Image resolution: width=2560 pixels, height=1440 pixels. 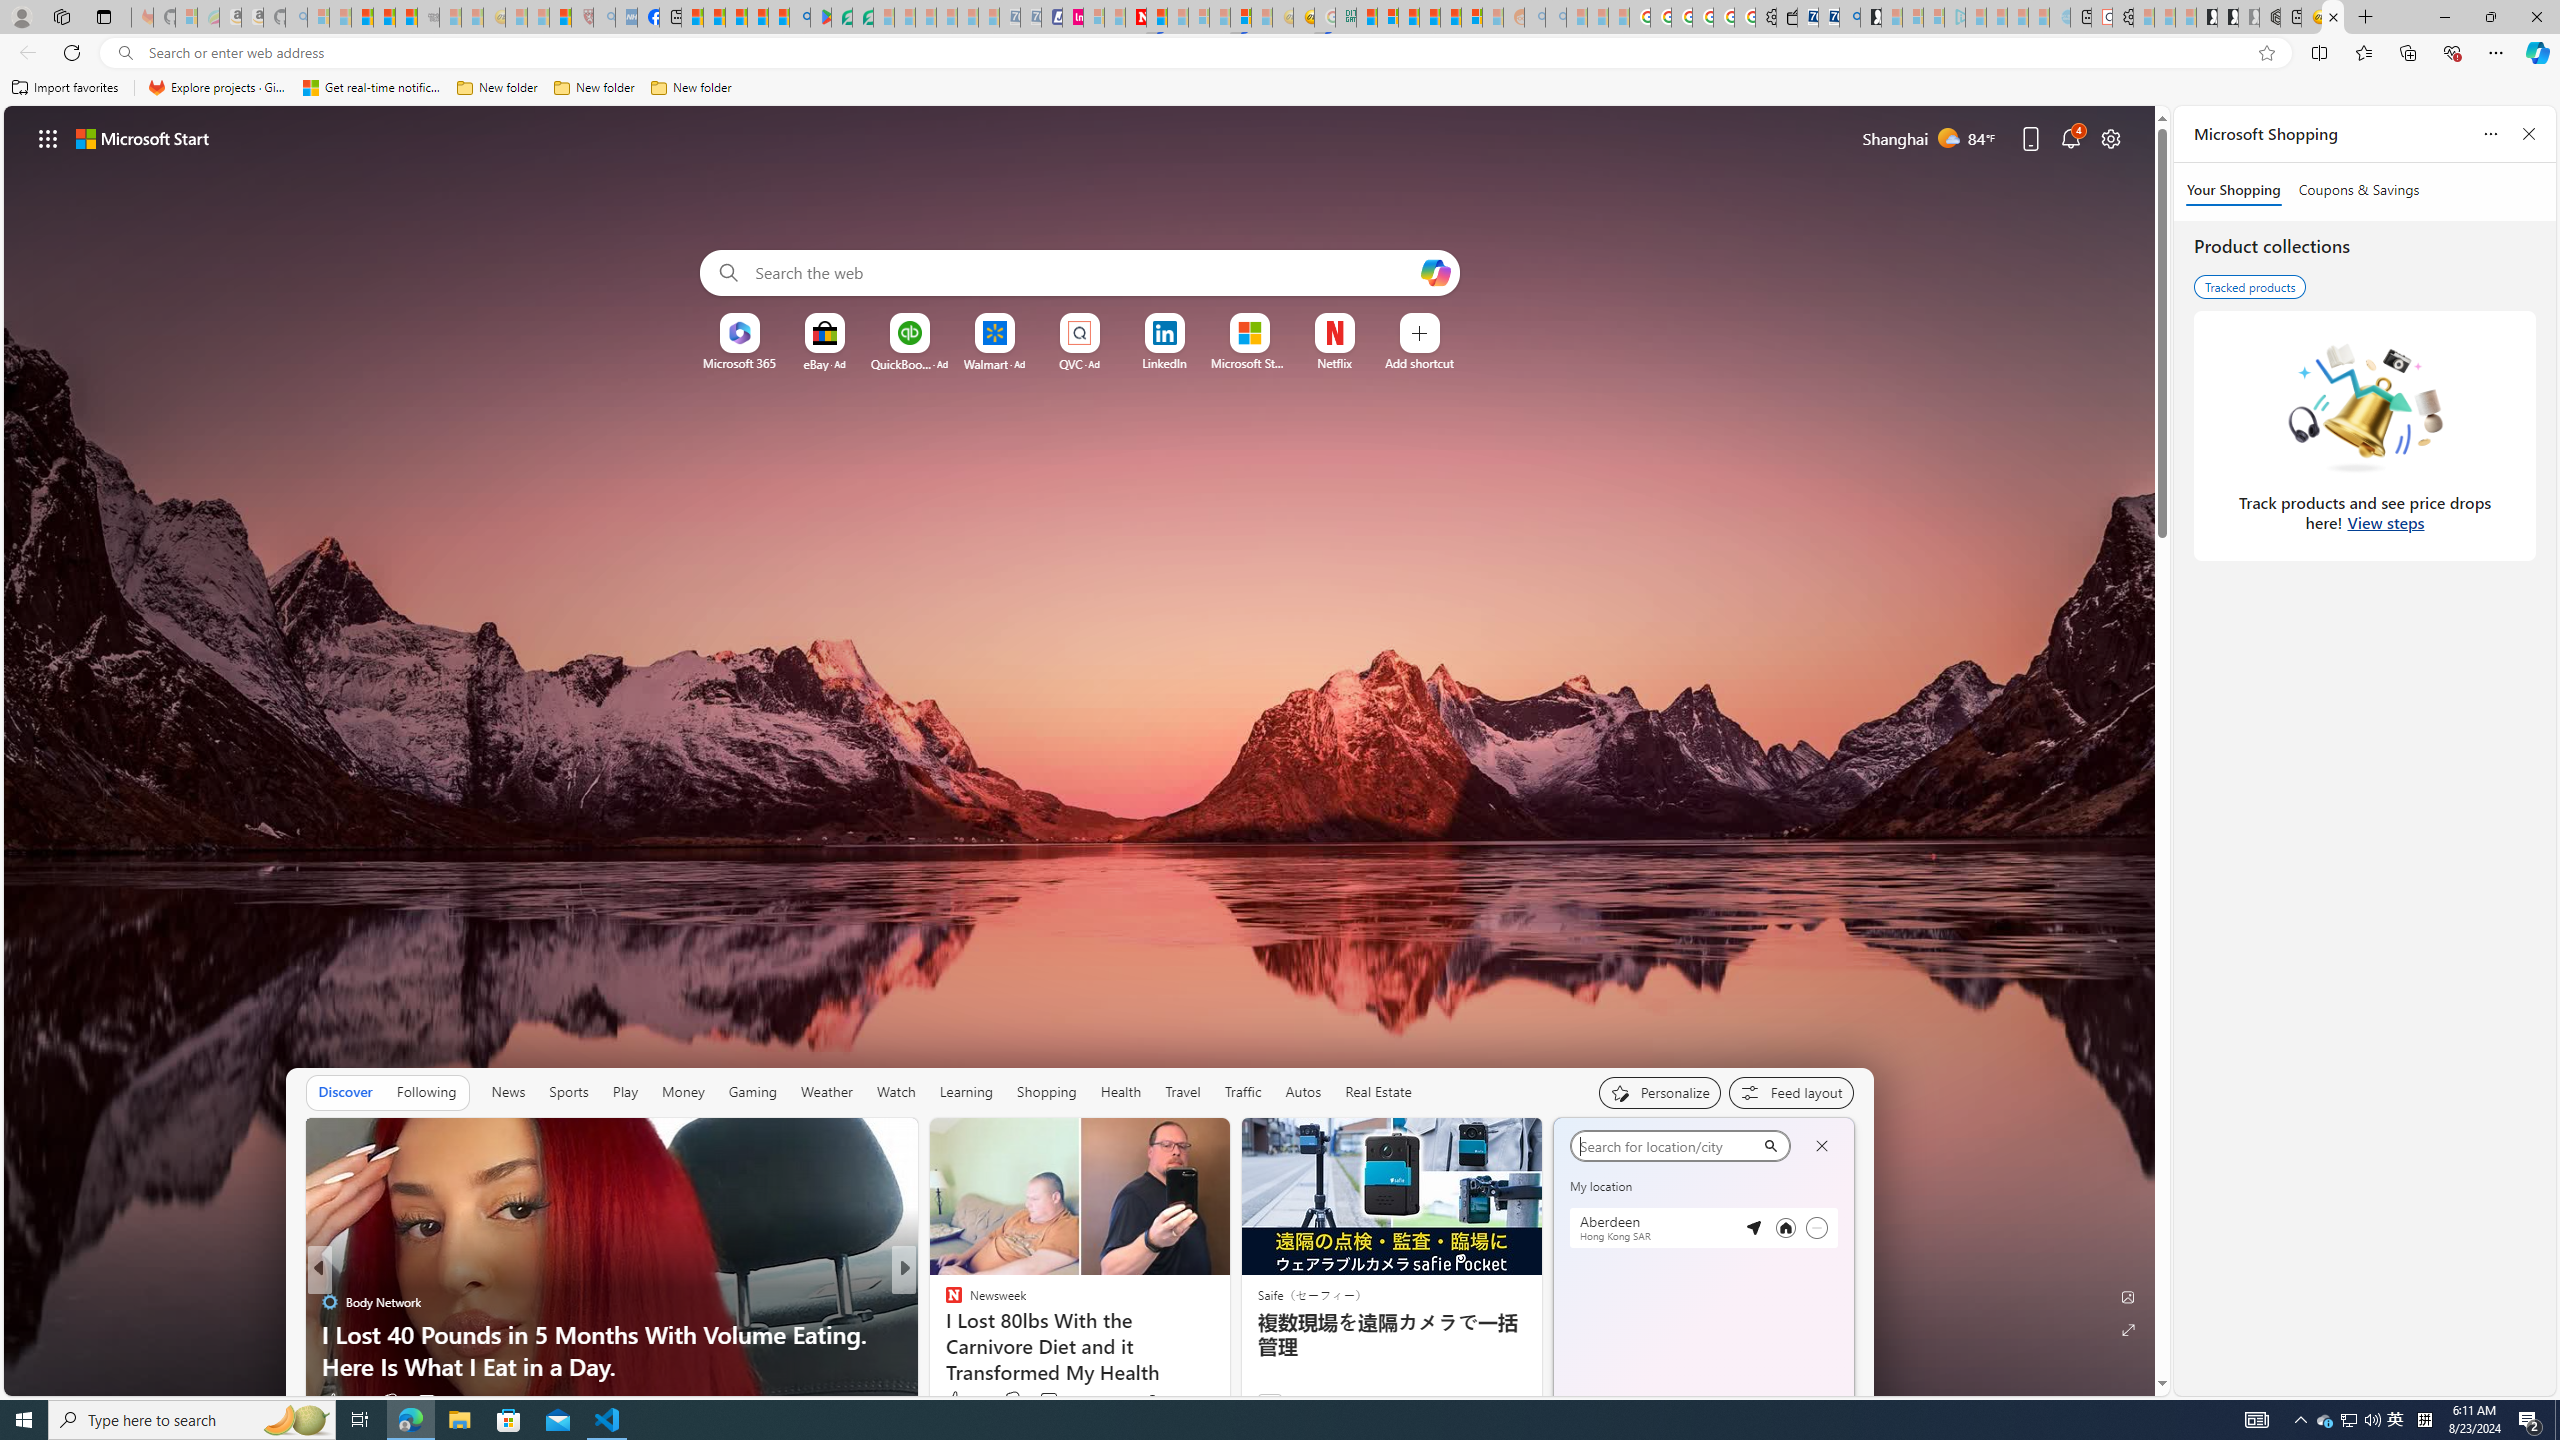 What do you see at coordinates (1848, 16) in the screenshot?
I see `'Bing Real Estate - Home sales and rental listings'` at bounding box center [1848, 16].